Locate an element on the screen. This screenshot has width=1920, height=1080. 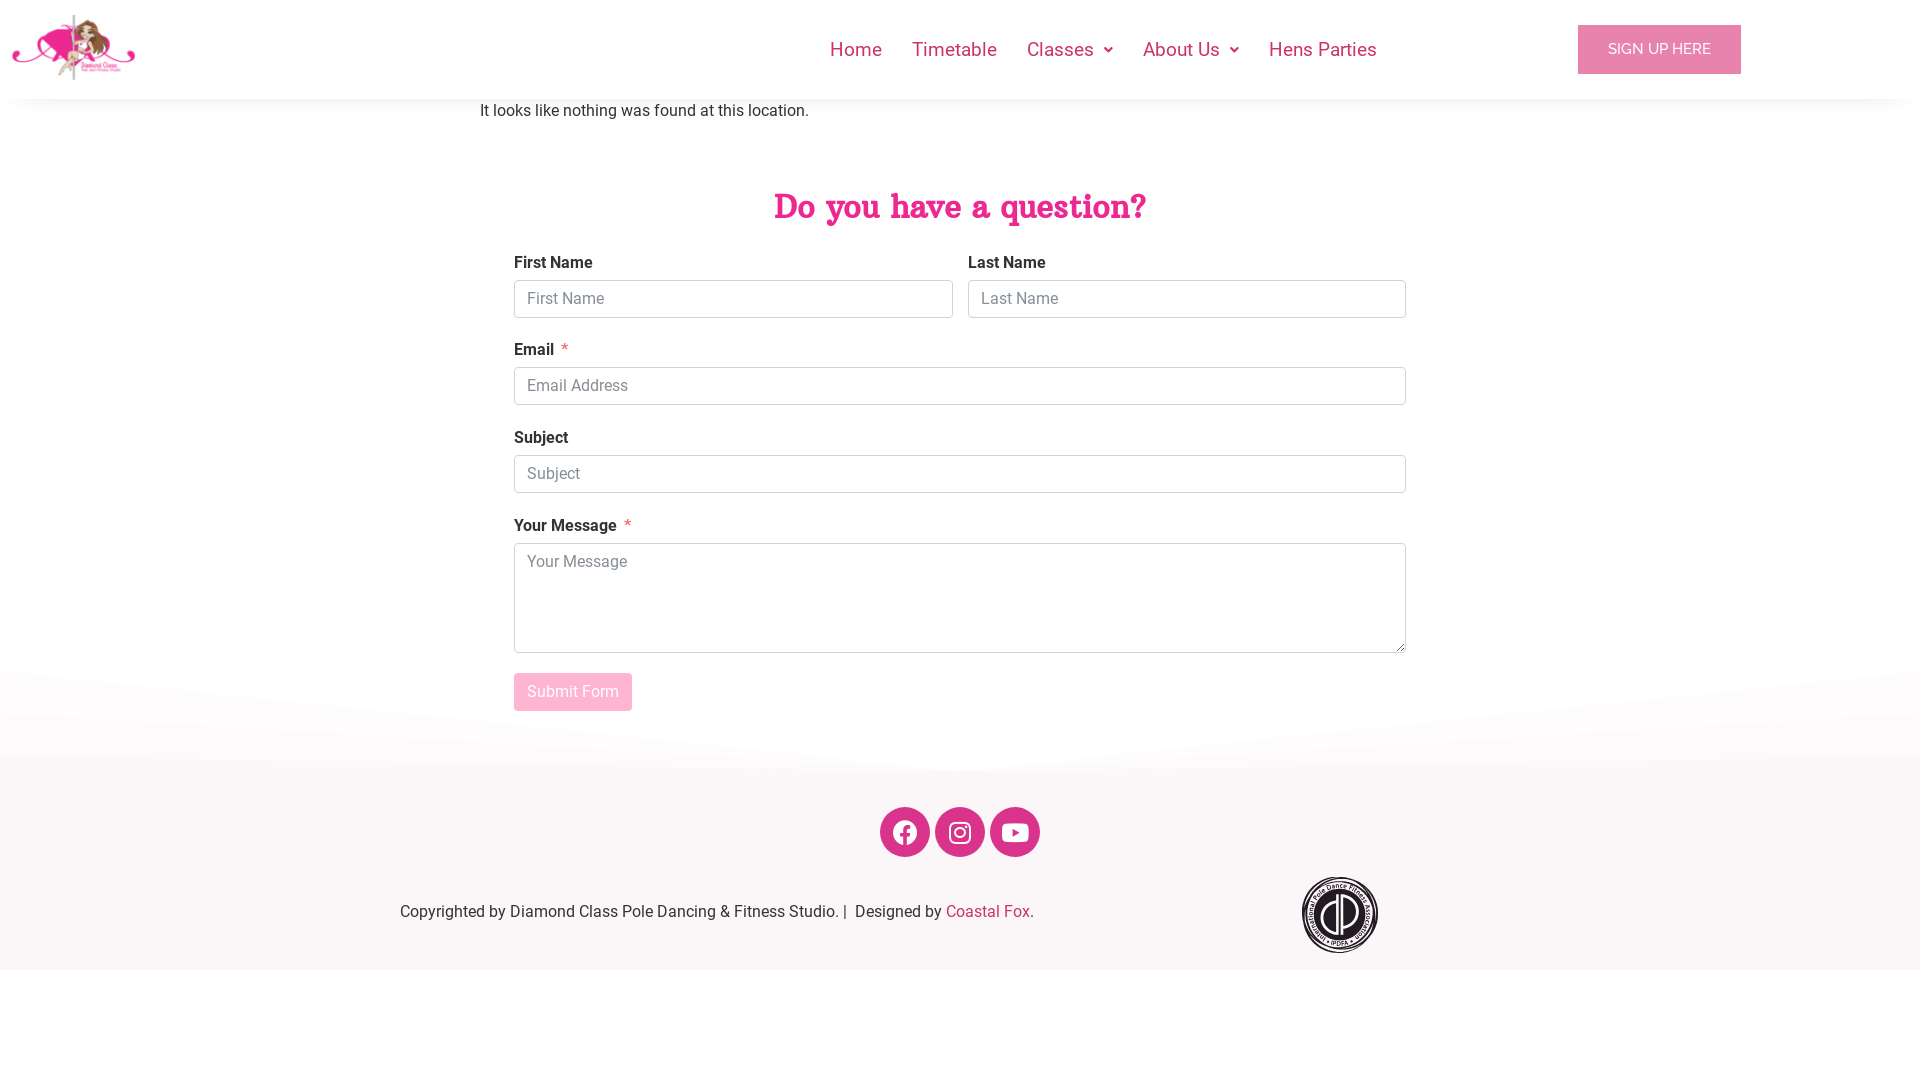
'Hens Parties' is located at coordinates (1252, 48).